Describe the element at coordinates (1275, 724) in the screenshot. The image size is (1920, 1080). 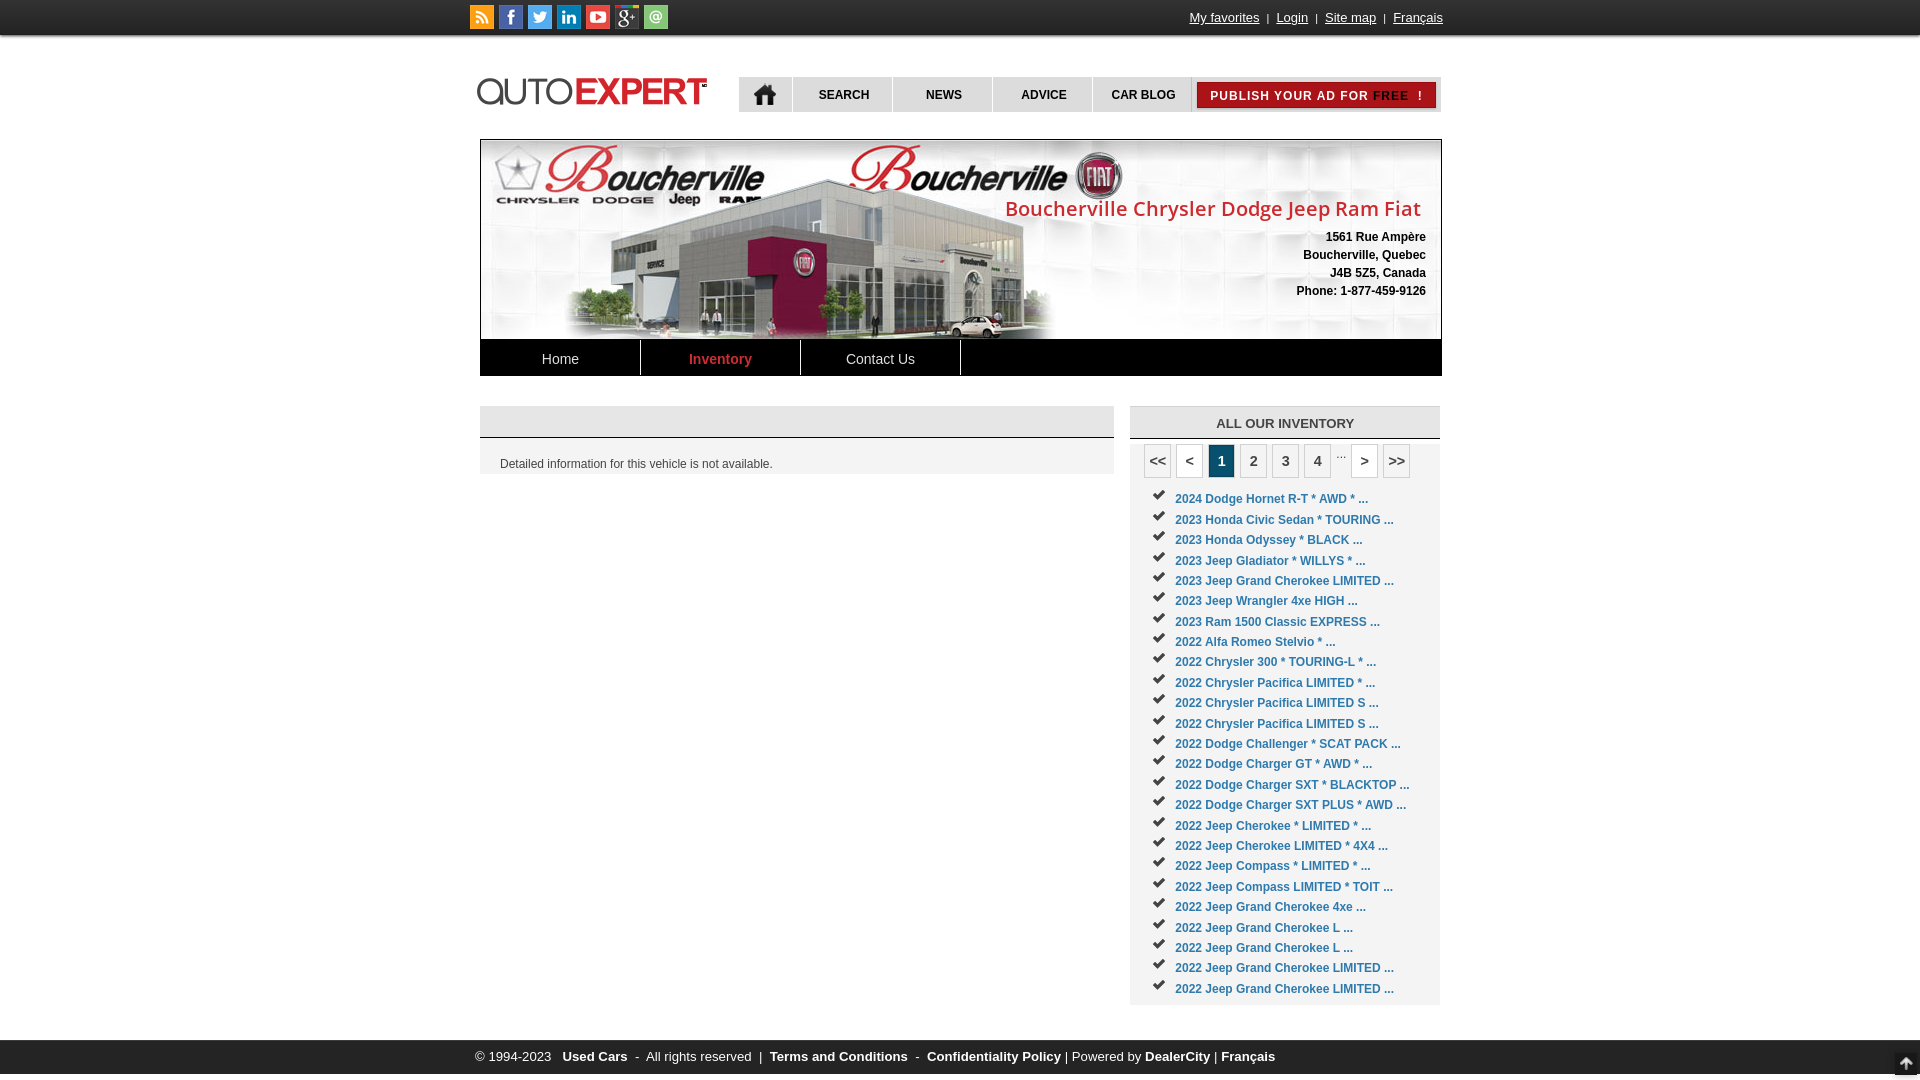
I see `'2022 Chrysler Pacifica LIMITED S ...'` at that location.